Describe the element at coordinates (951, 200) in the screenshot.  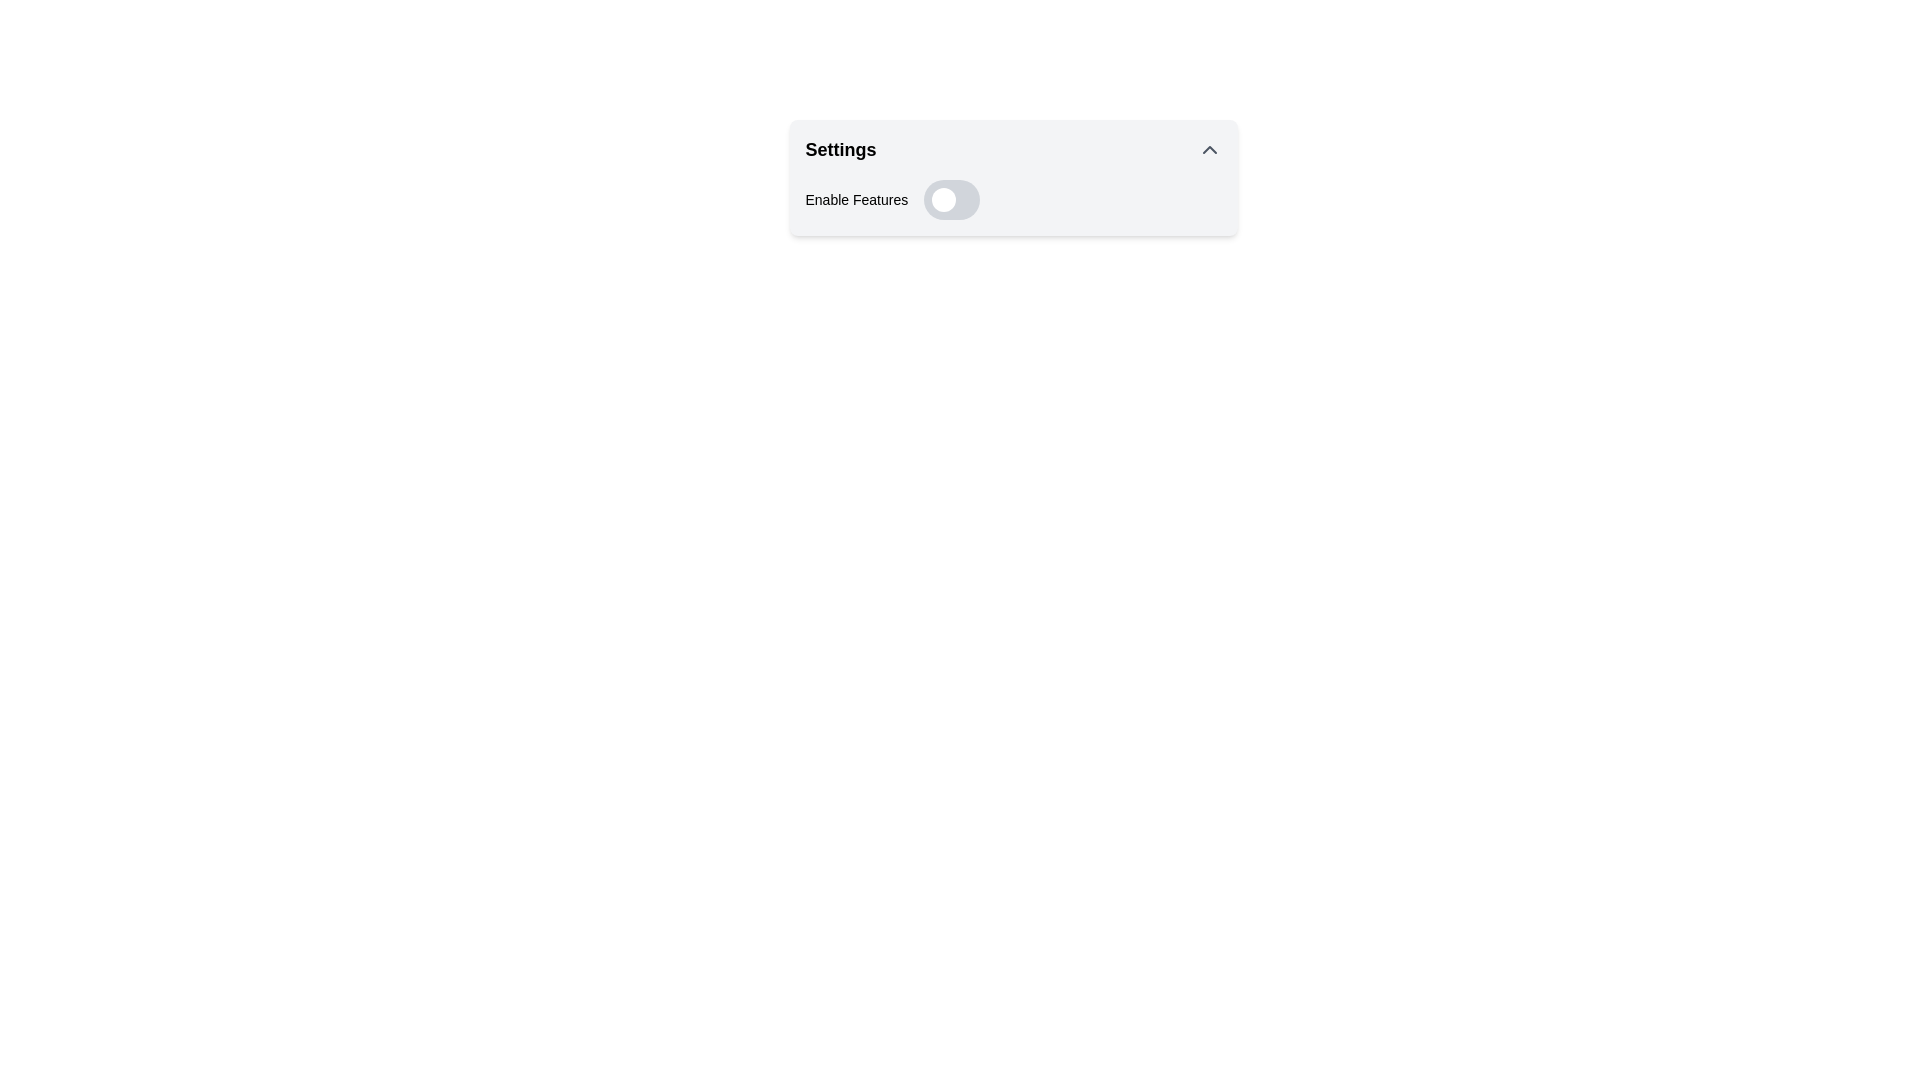
I see `the toggle switch located immediately to the right of the text 'Enable Features' by` at that location.